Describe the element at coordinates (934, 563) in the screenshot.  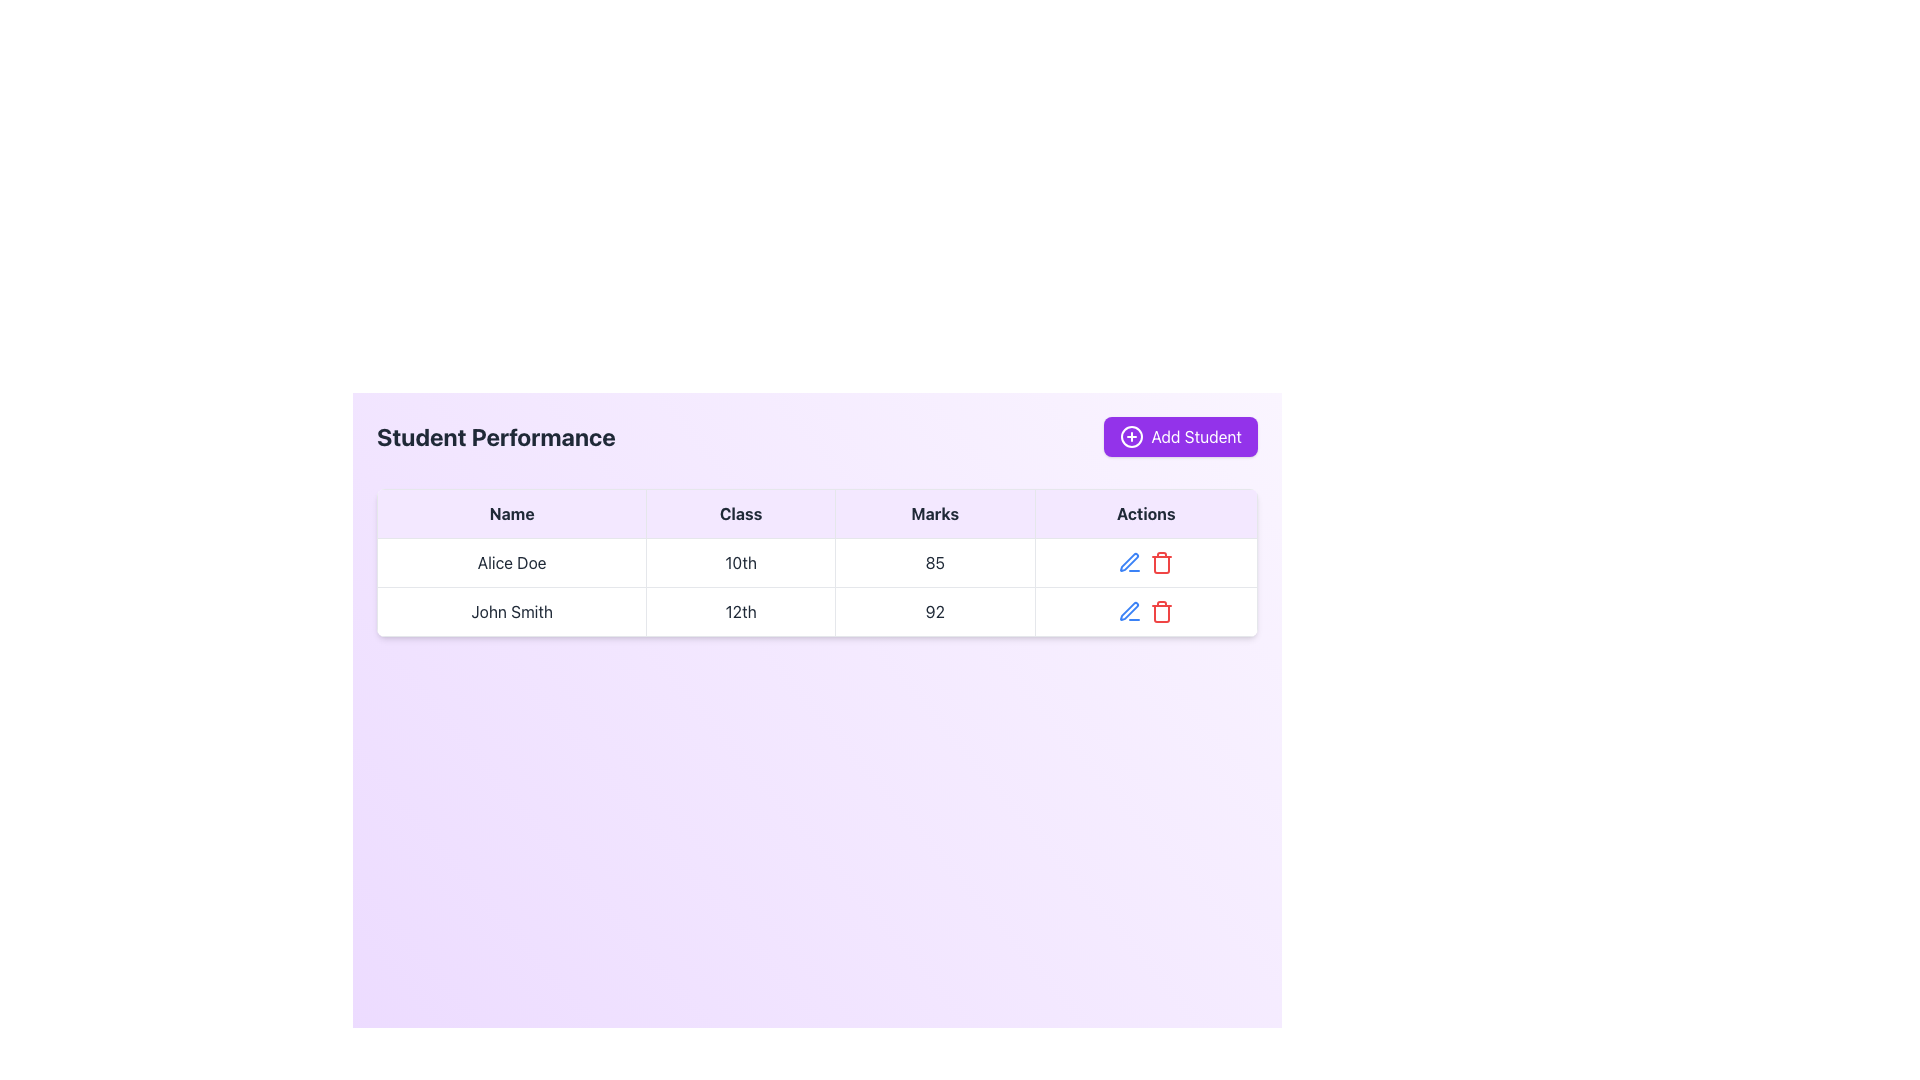
I see `the table cell displaying the number '85' under the 'Marks' column for the student 'Alice Doe'` at that location.